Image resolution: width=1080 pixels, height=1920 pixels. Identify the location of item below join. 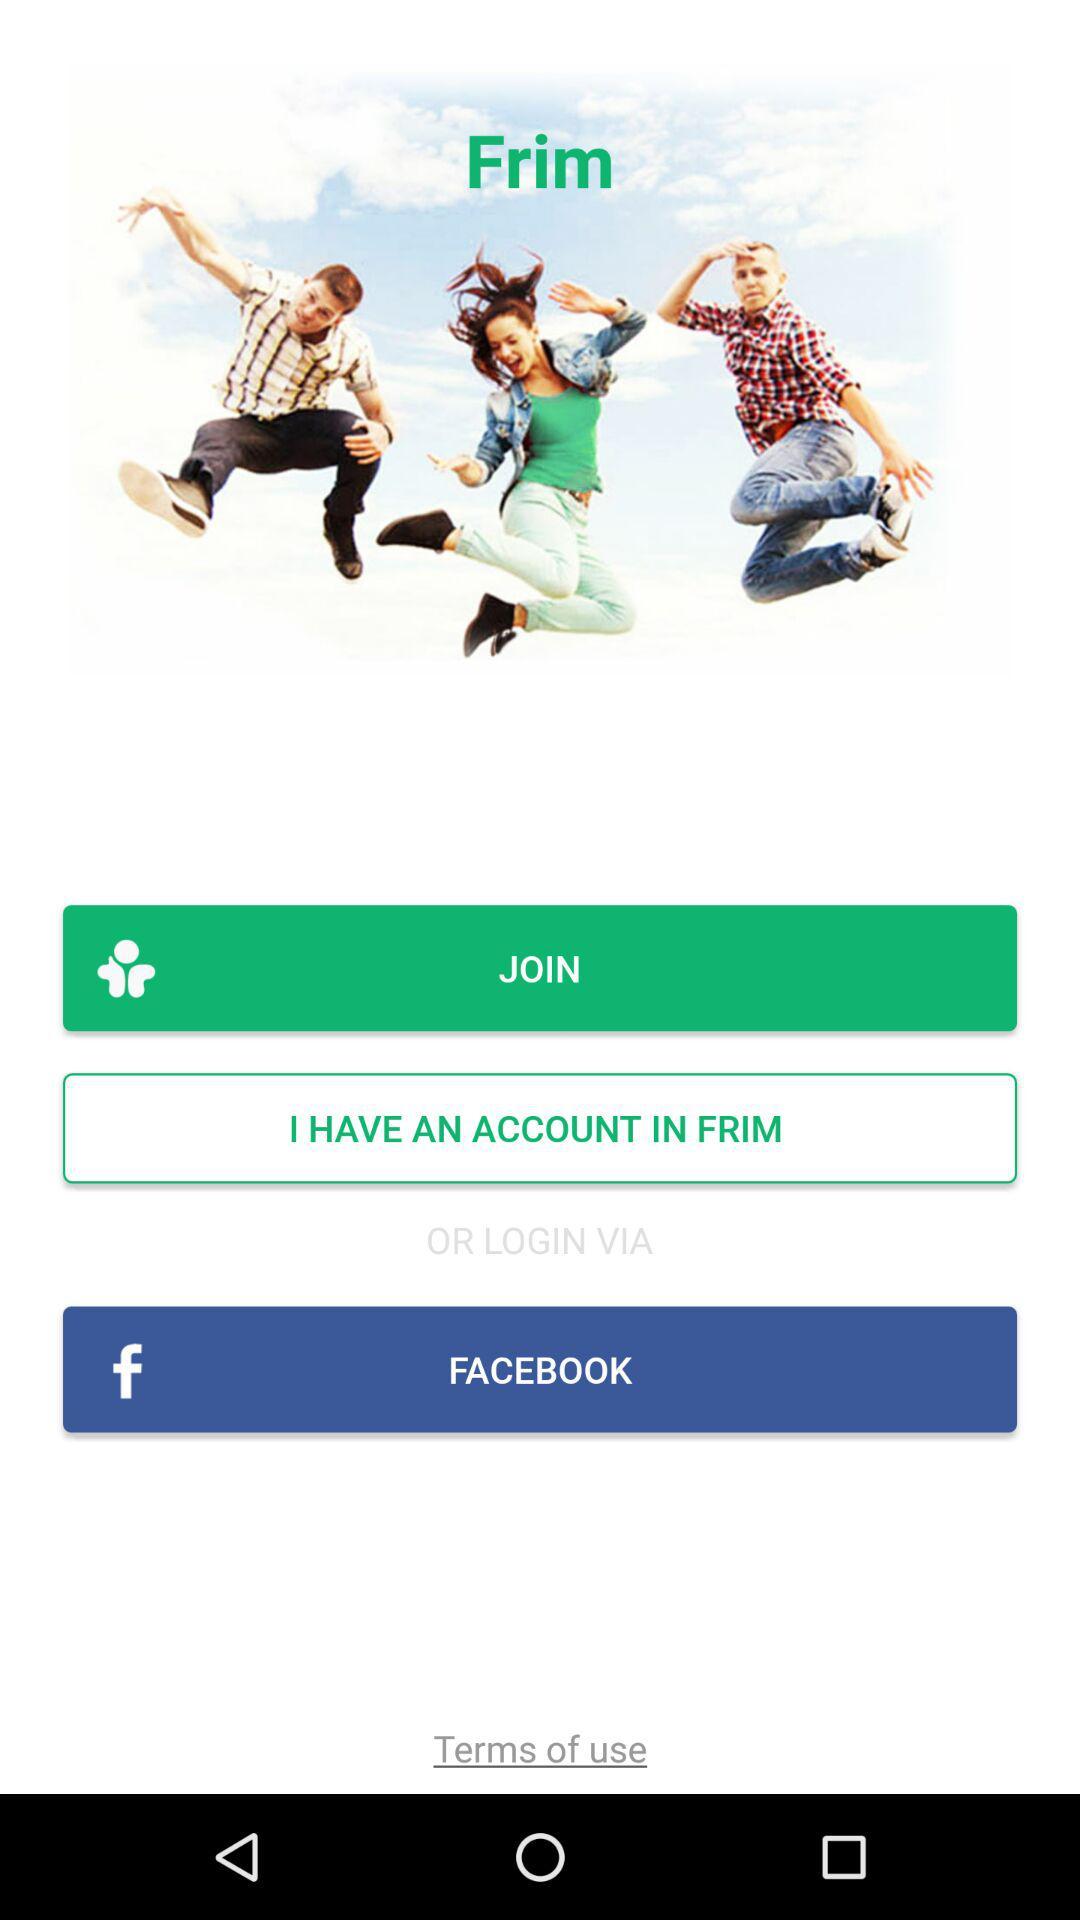
(540, 1128).